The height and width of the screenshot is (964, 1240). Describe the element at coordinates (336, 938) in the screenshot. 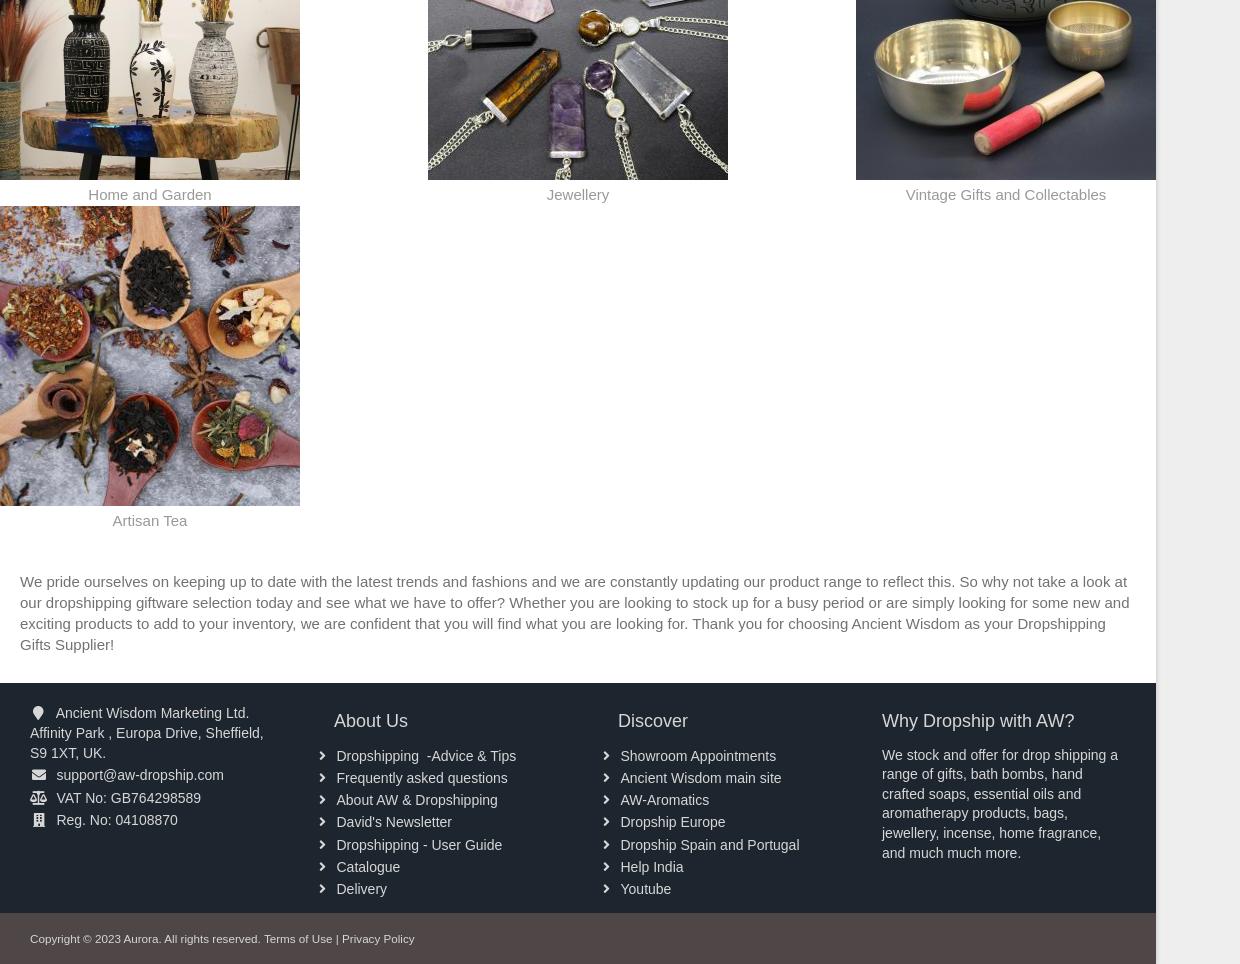

I see `'|'` at that location.